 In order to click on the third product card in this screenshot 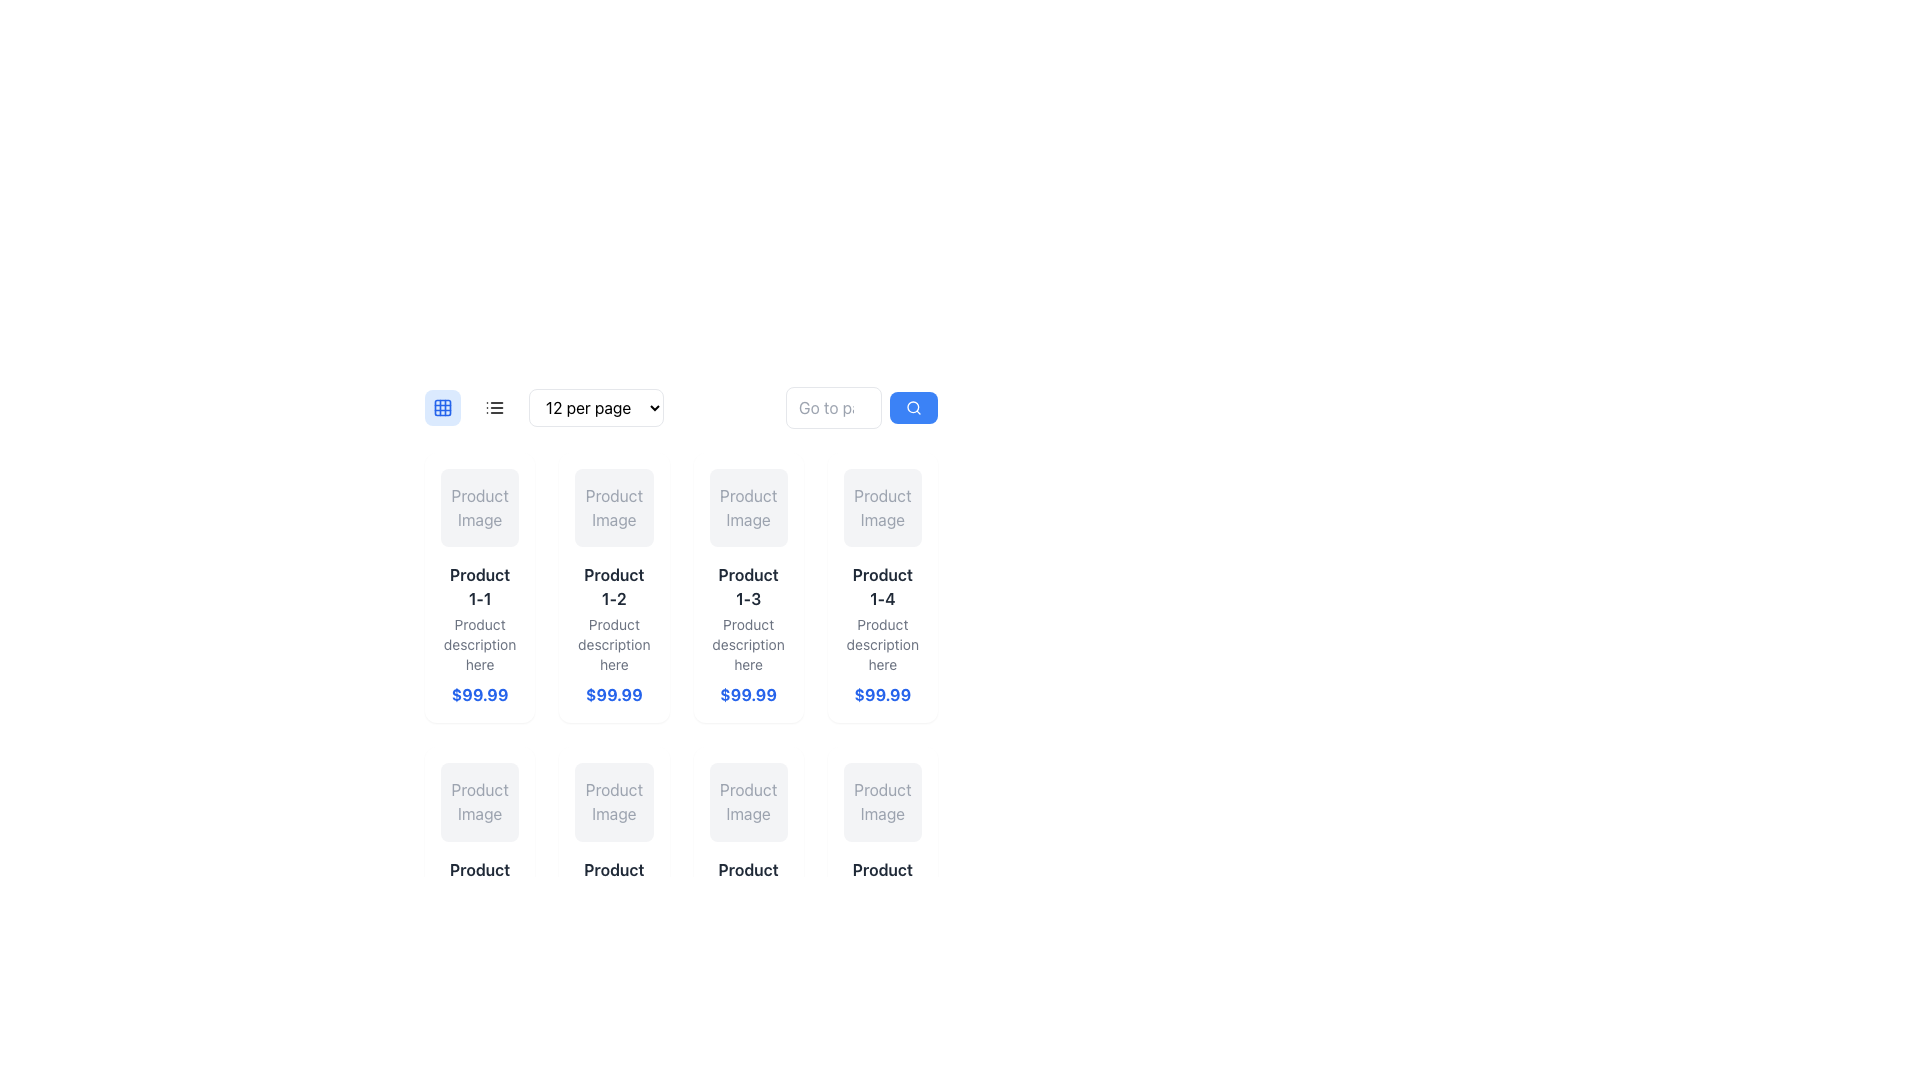, I will do `click(681, 607)`.